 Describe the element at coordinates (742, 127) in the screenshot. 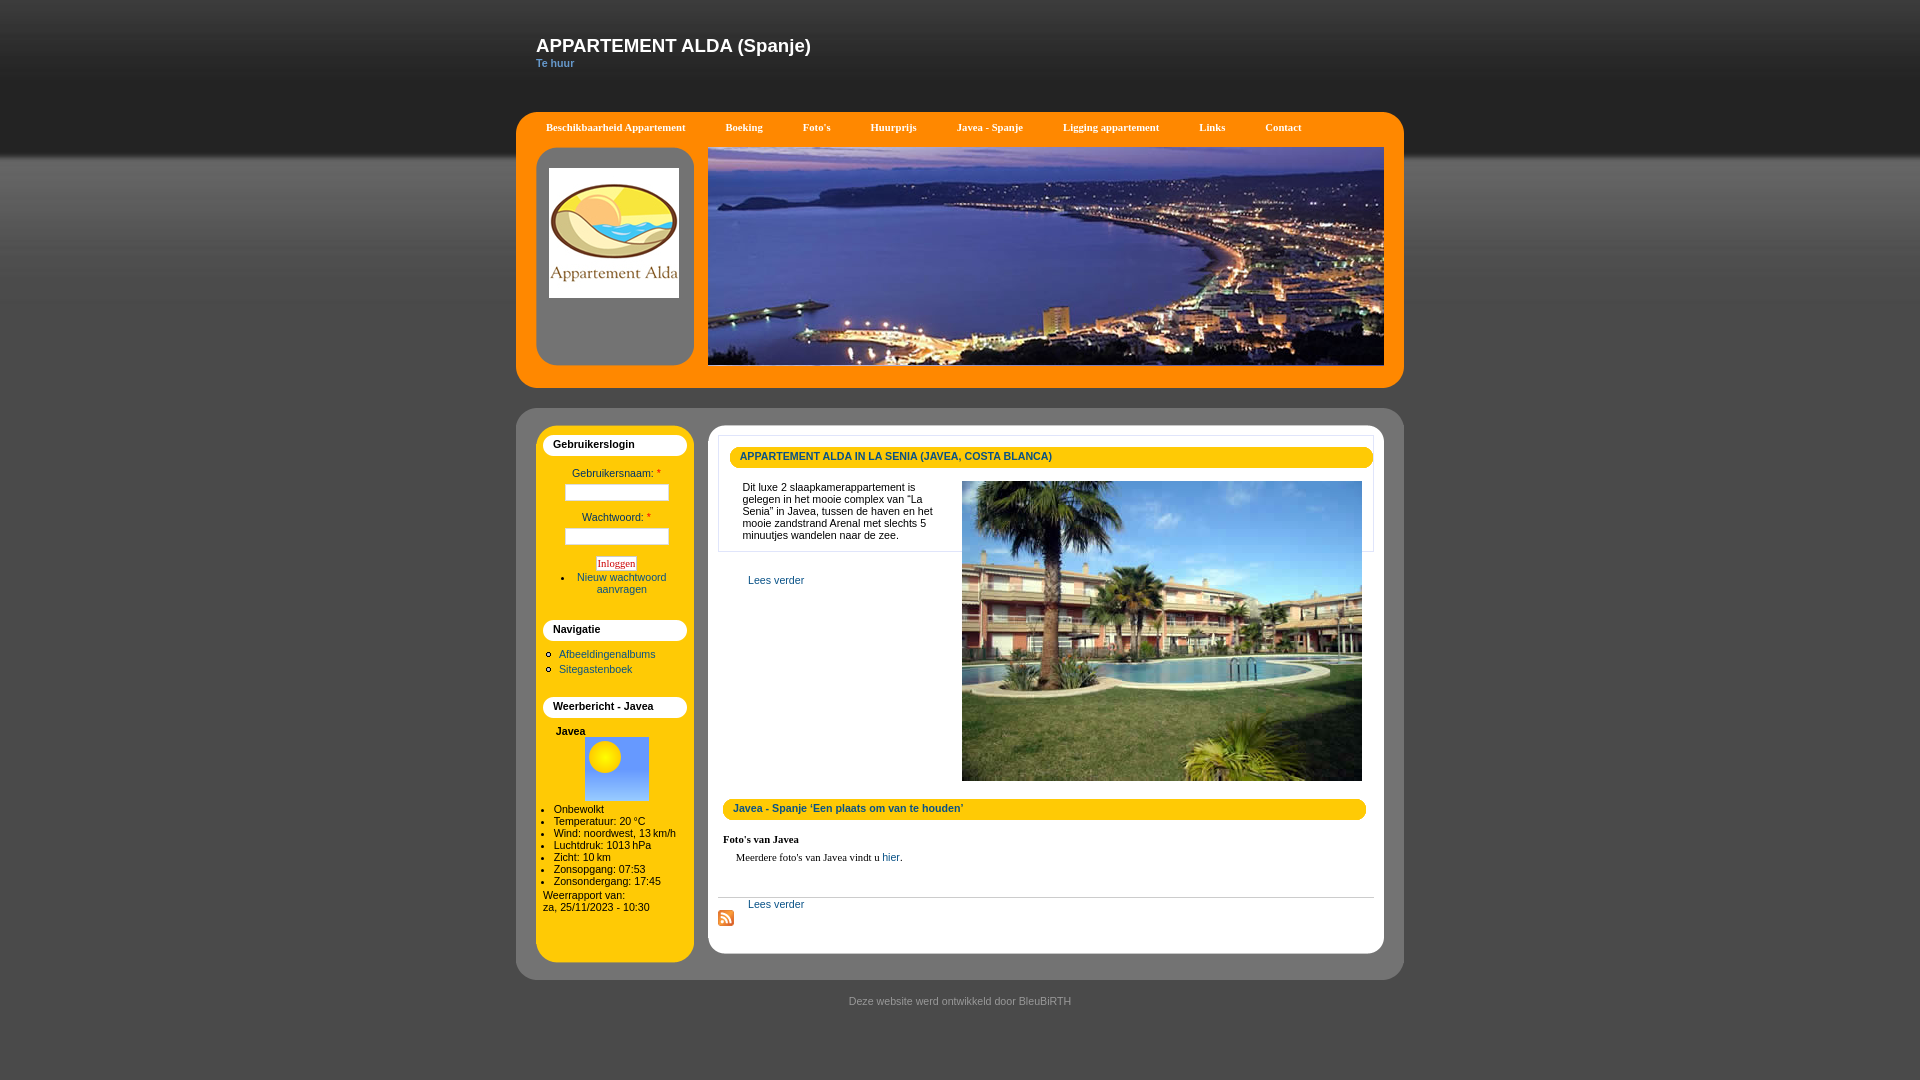

I see `'Boeking'` at that location.